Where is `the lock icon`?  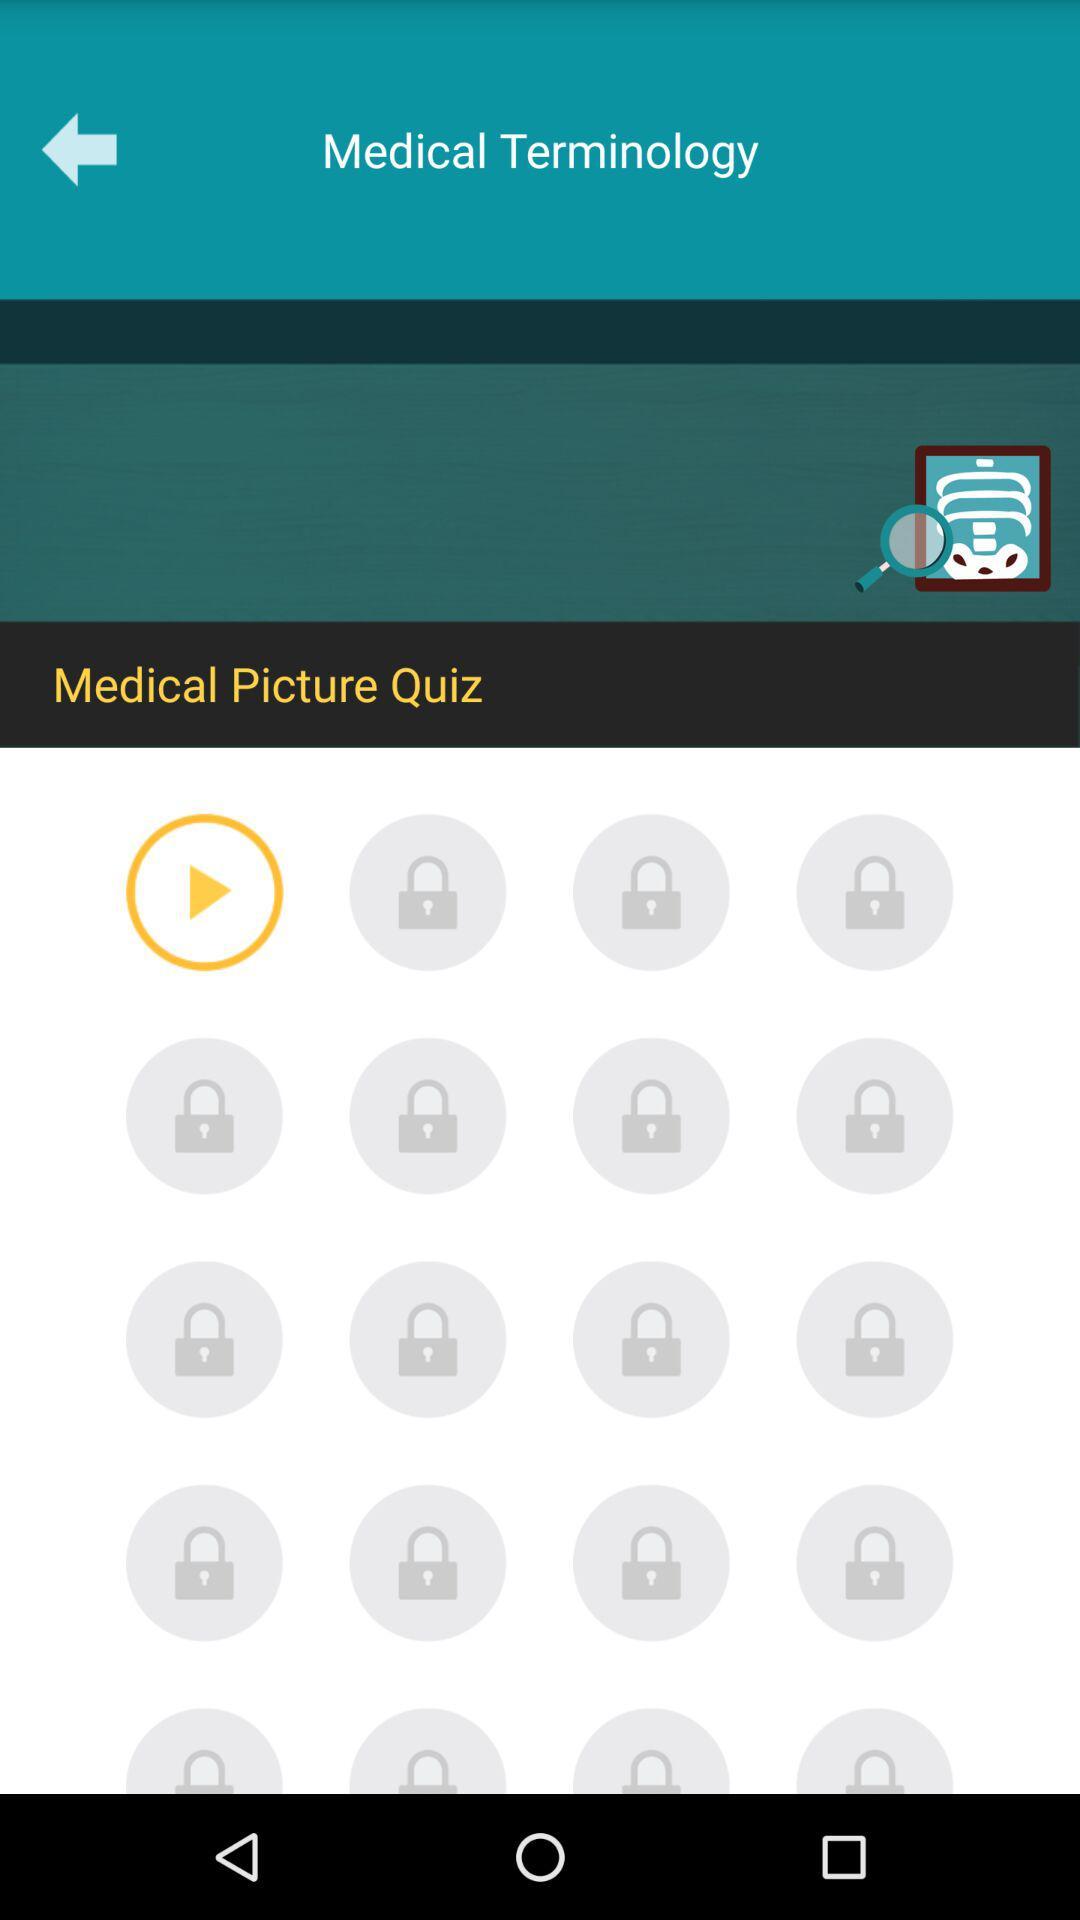 the lock icon is located at coordinates (427, 1432).